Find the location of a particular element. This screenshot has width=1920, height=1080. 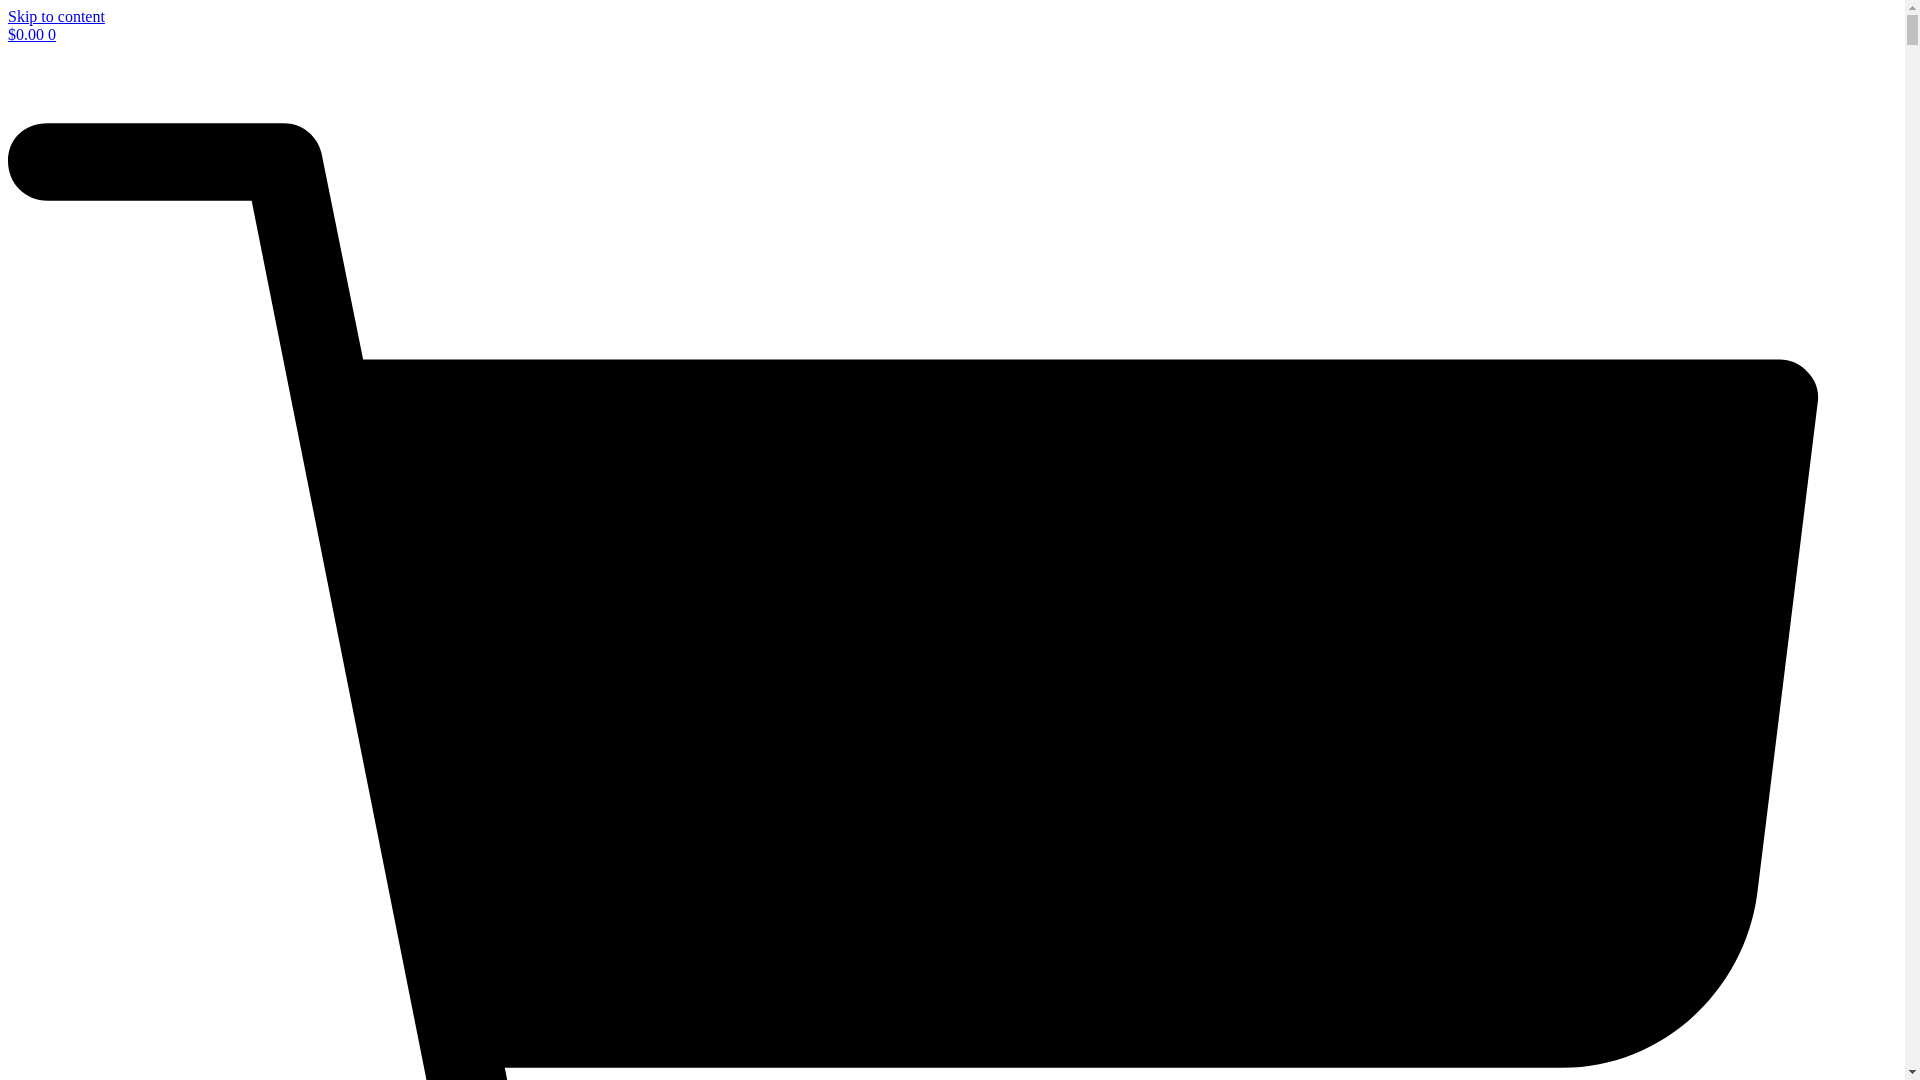

'Skip to content' is located at coordinates (56, 16).